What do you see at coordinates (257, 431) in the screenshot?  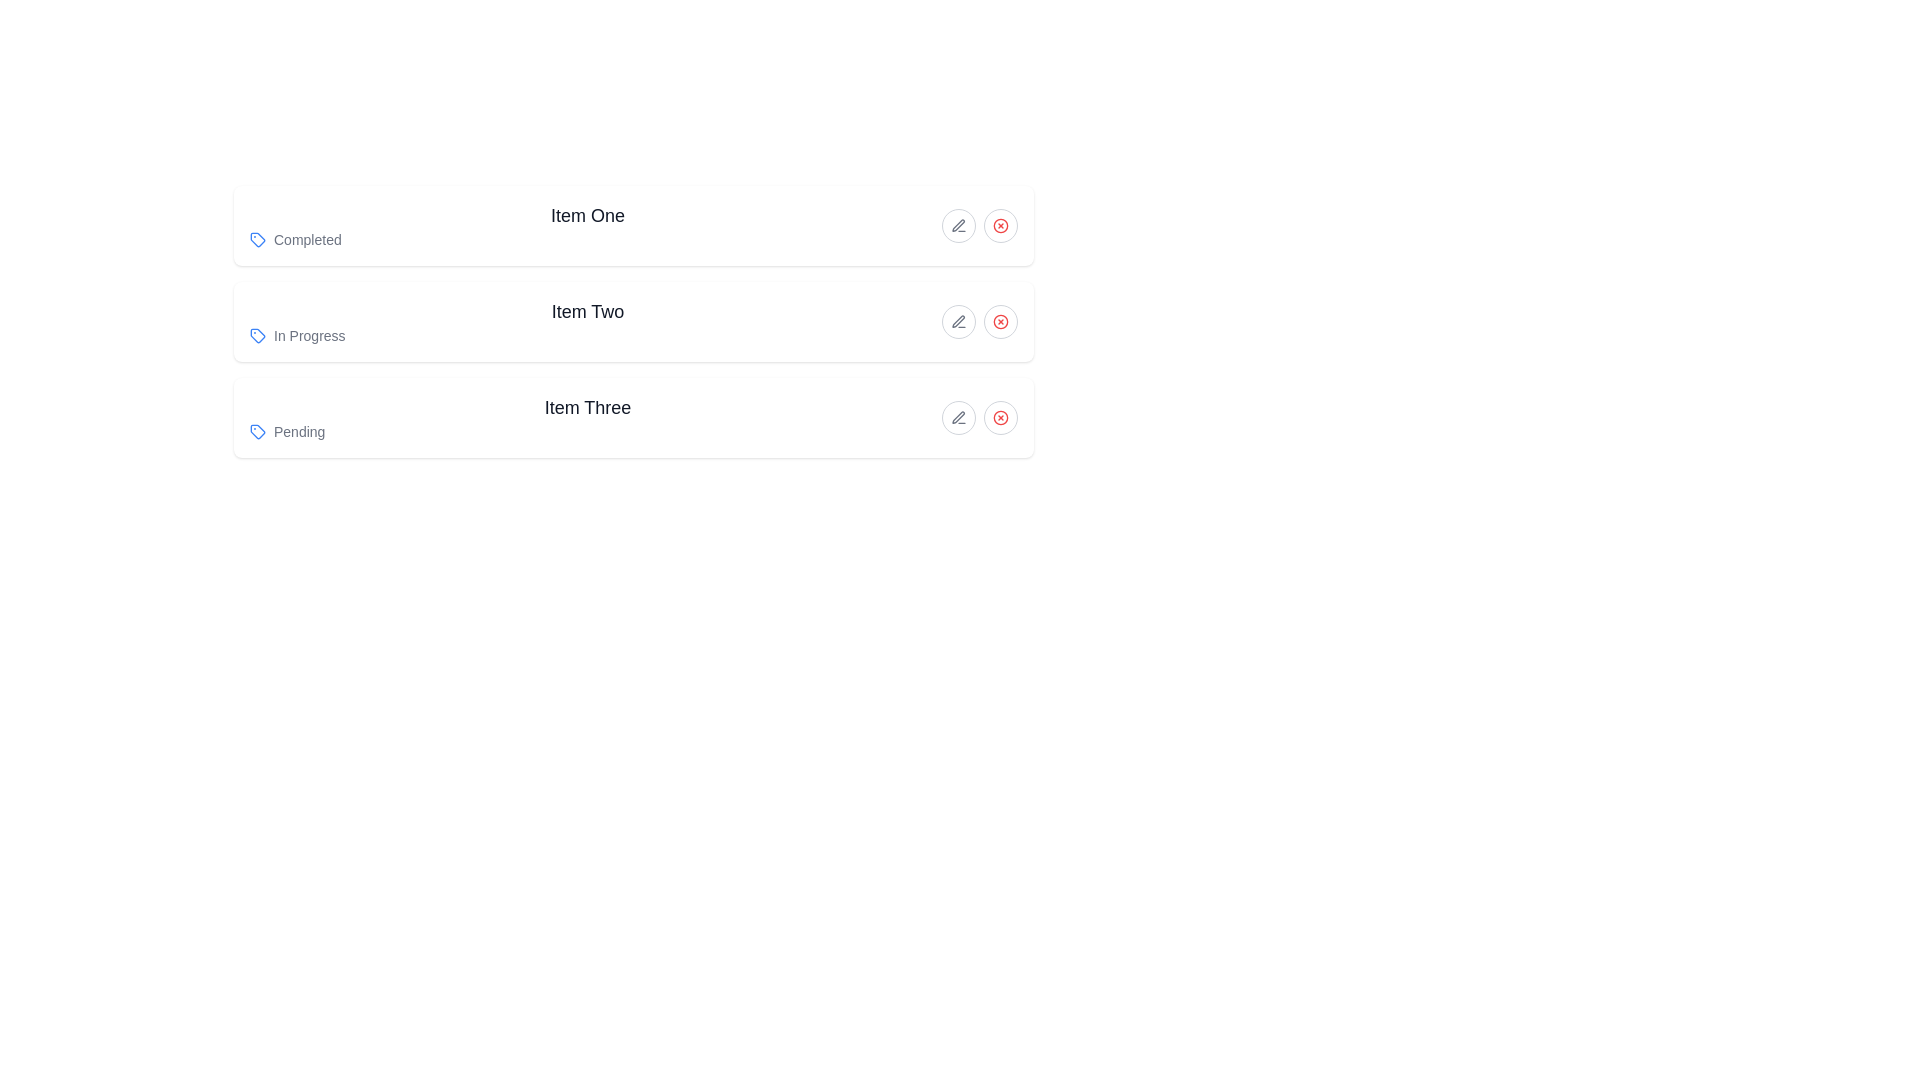 I see `the tag-shaped icon with a blue stroke located near the 'Pending' text label in the bottom-left corner of the 'Item Three' block` at bounding box center [257, 431].